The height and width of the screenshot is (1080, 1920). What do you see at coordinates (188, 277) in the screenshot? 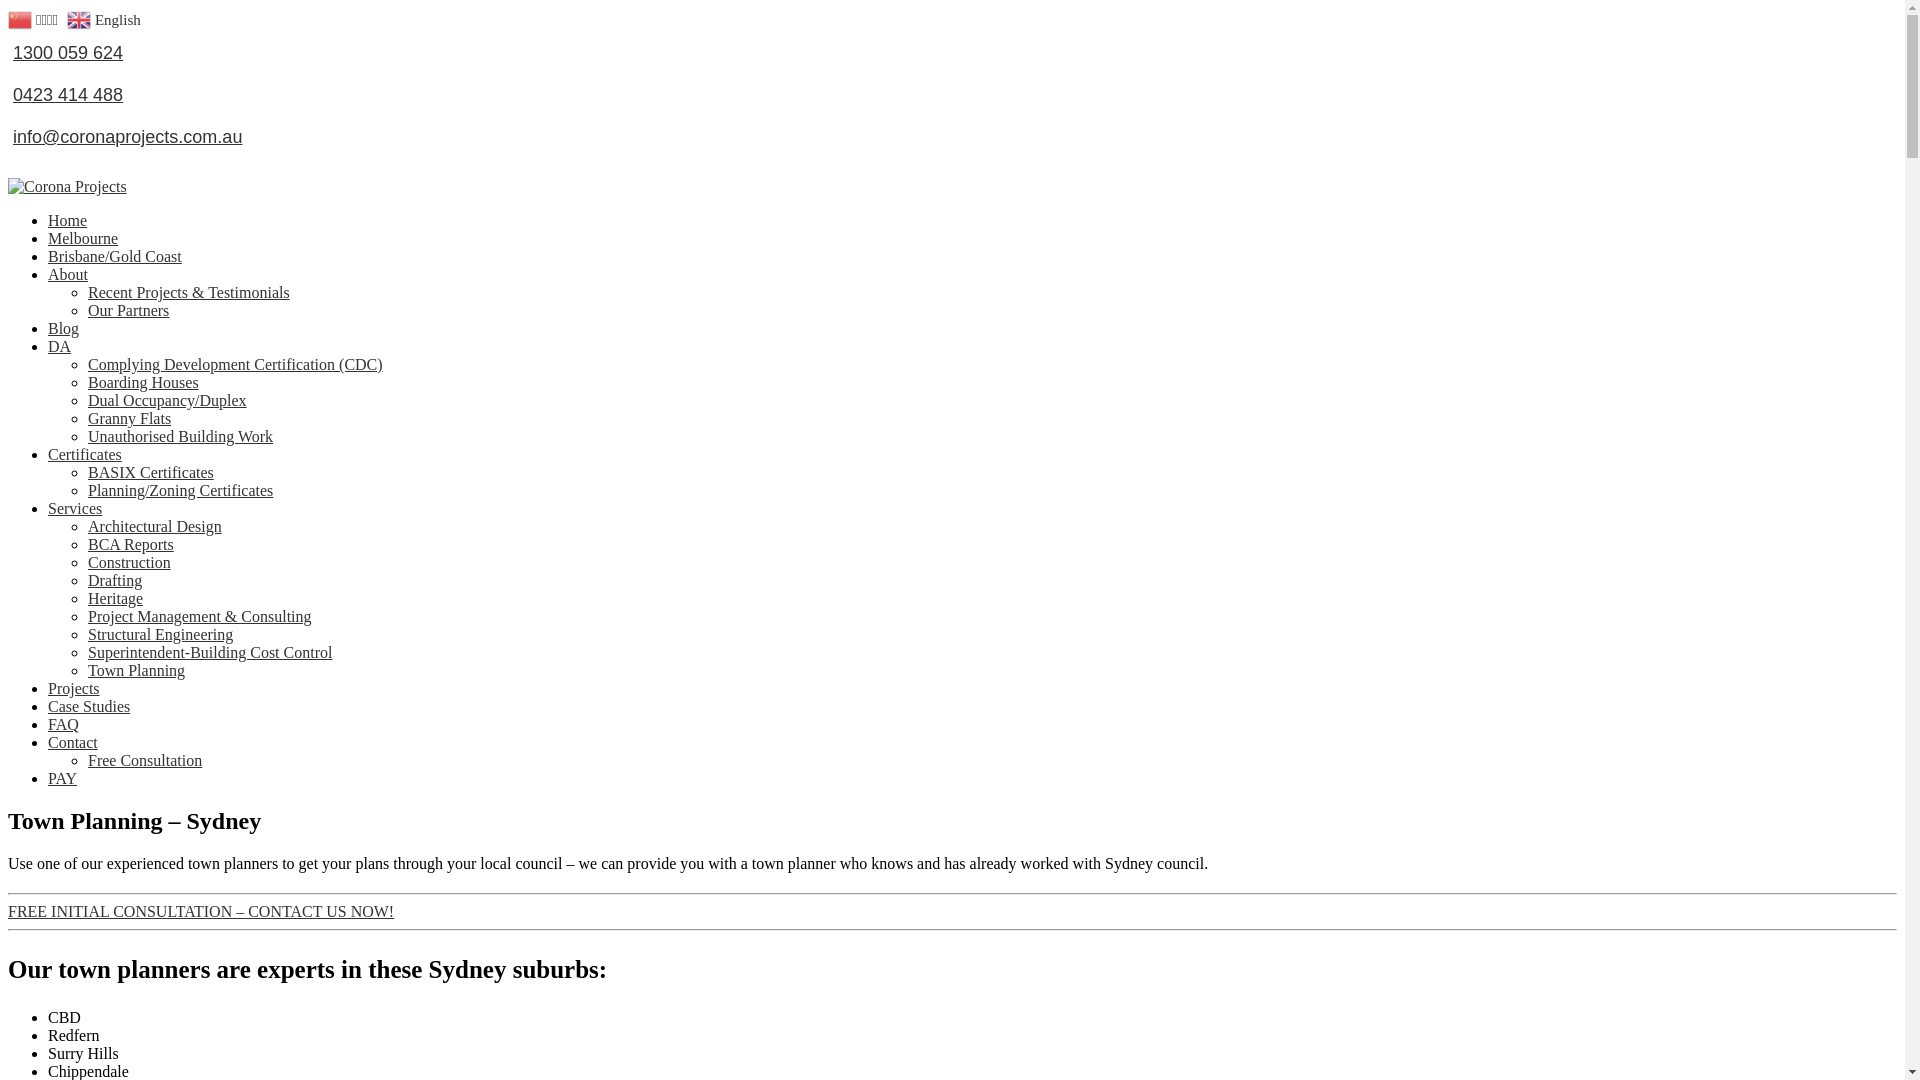
I see `'Recent Projects & Testimonials'` at bounding box center [188, 277].